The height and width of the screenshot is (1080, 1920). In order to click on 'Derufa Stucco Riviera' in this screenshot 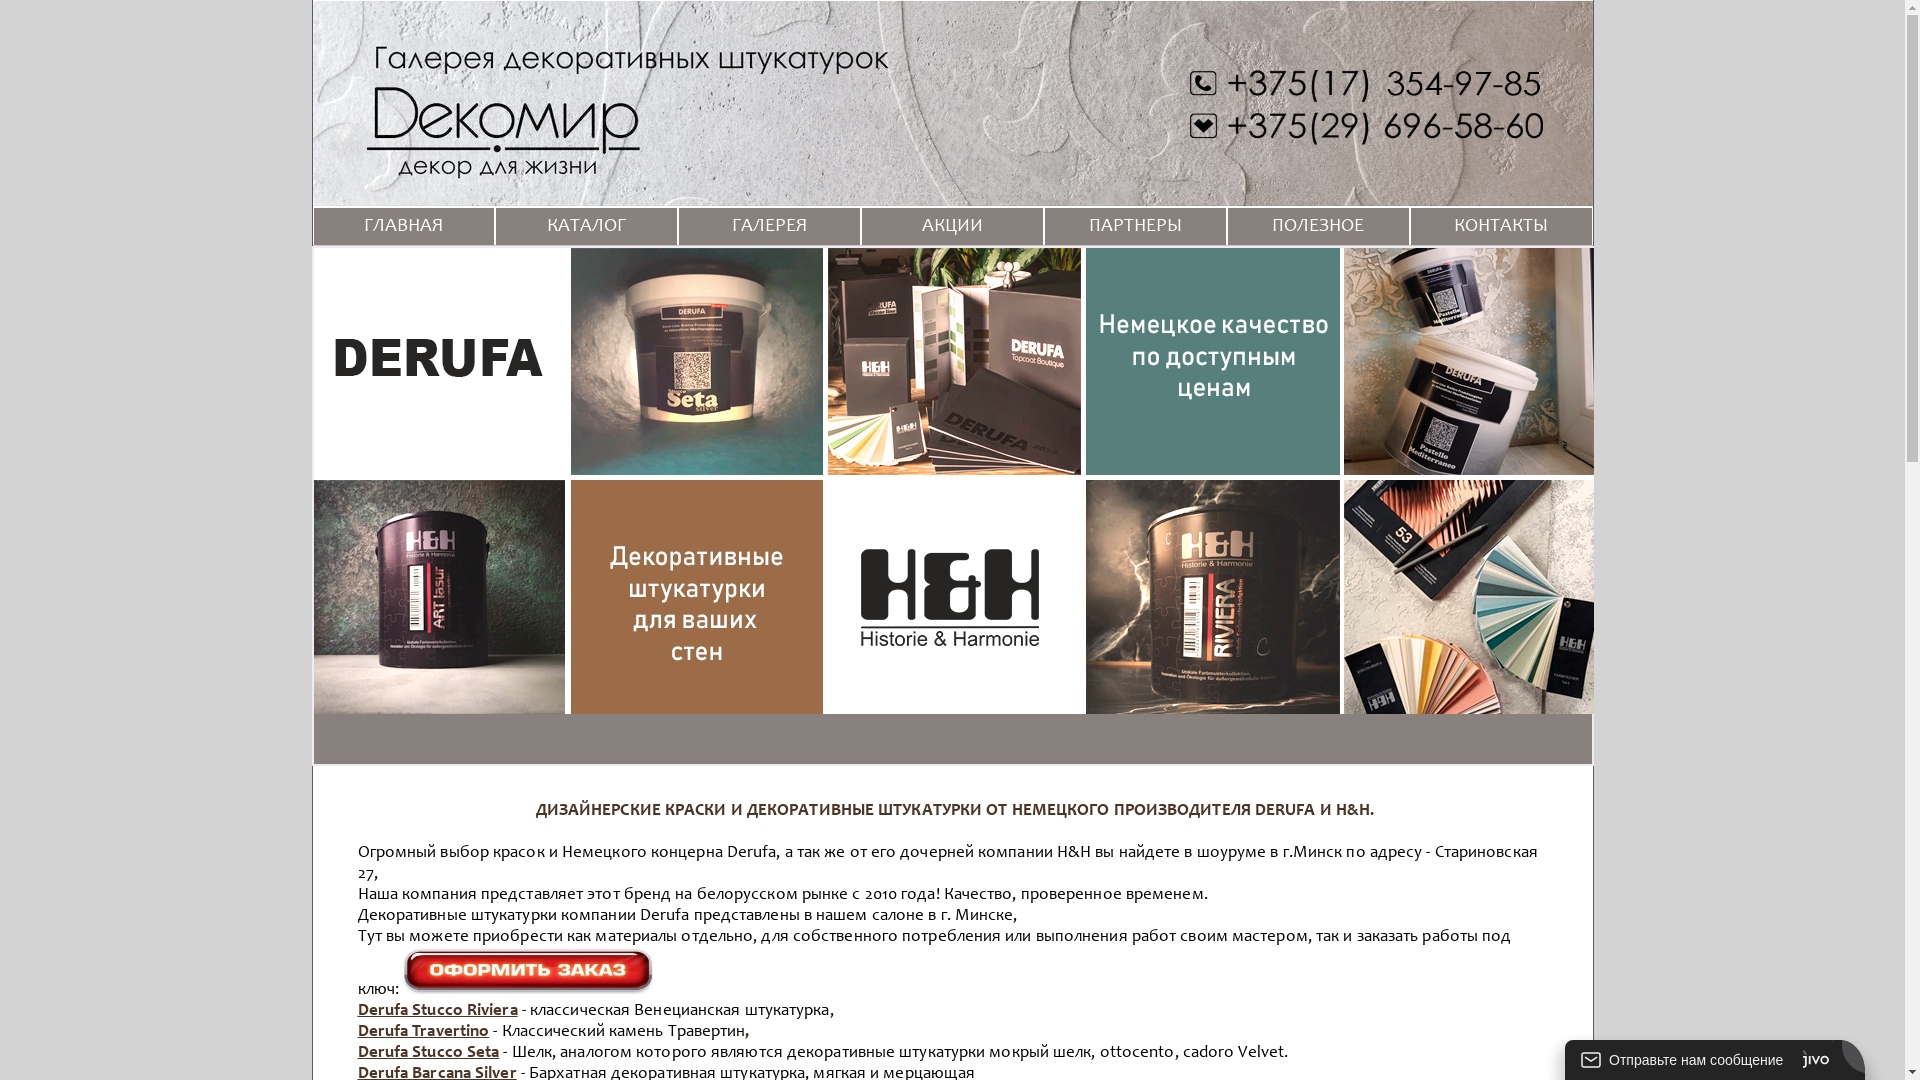, I will do `click(436, 1011)`.